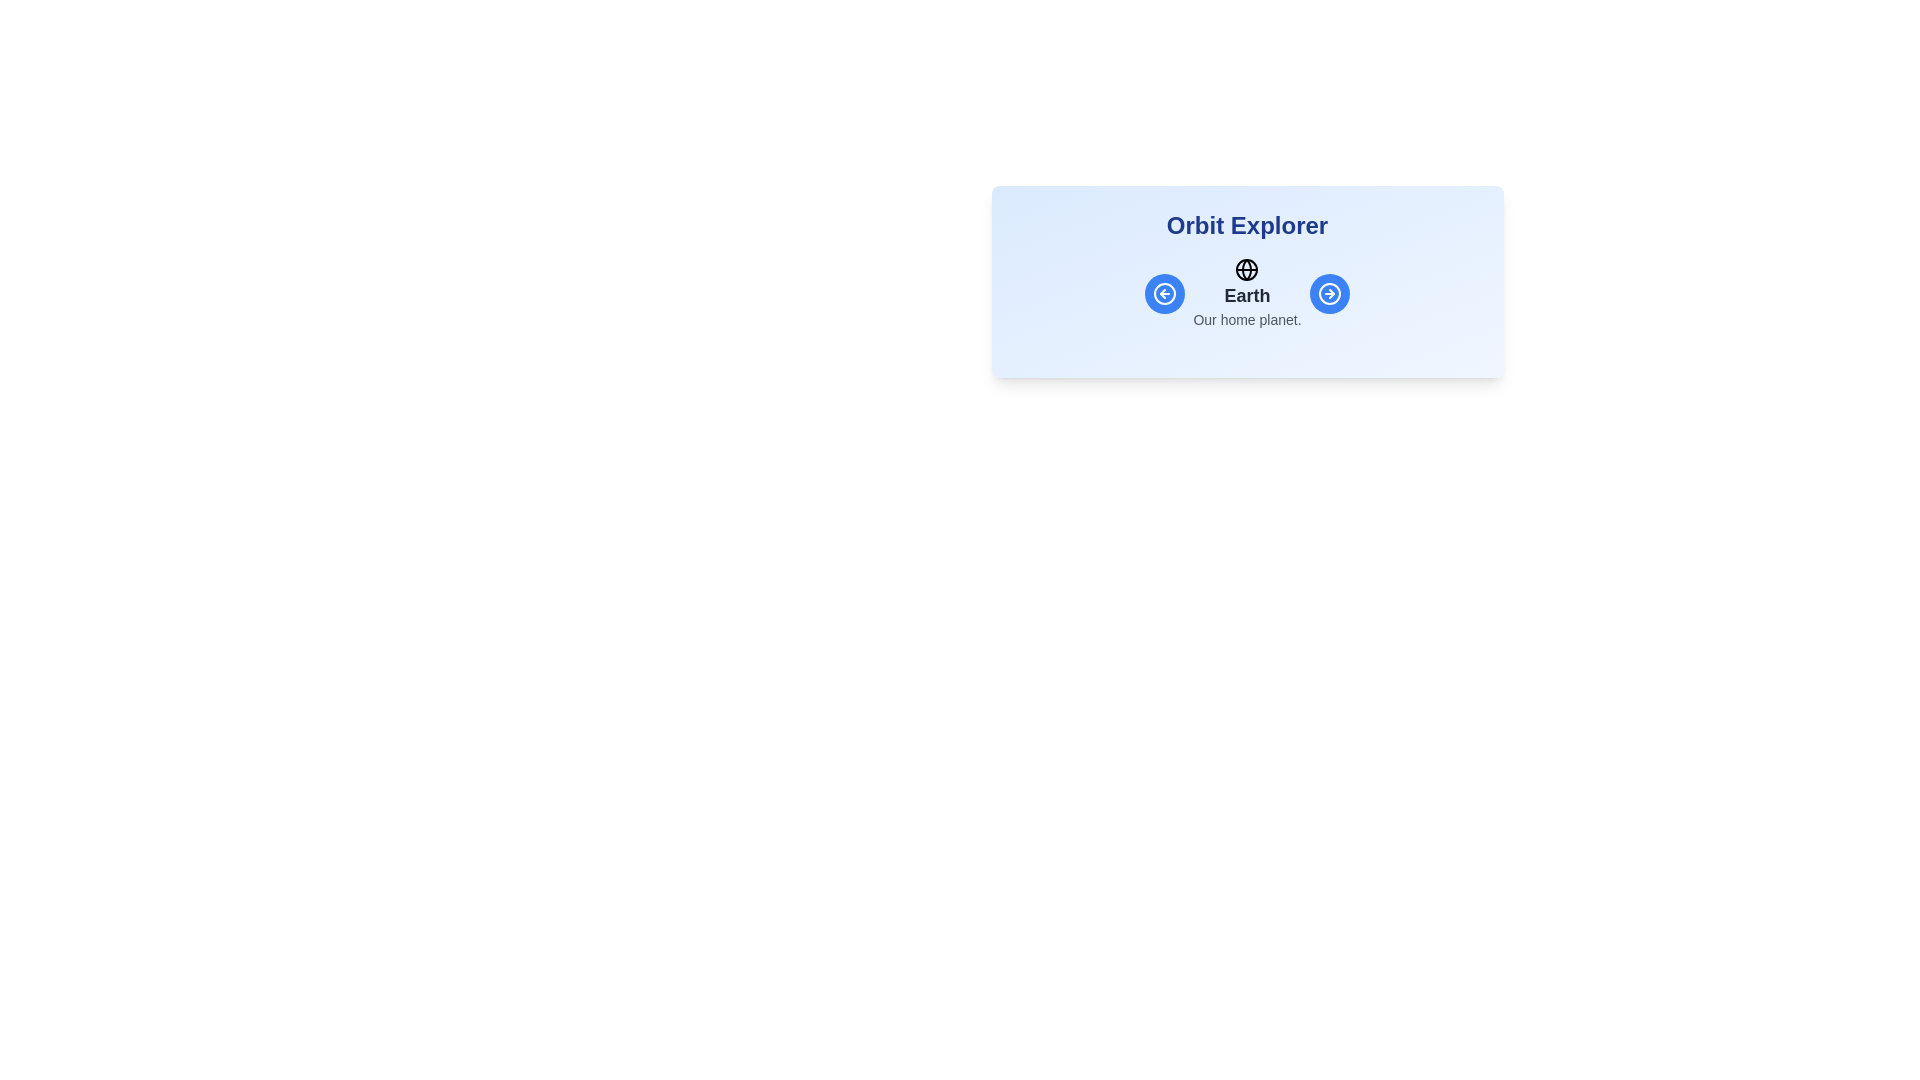 Image resolution: width=1920 pixels, height=1080 pixels. What do you see at coordinates (1165, 293) in the screenshot?
I see `the leftmost graphic icon of the backward navigation button, which is part of the header UI block` at bounding box center [1165, 293].